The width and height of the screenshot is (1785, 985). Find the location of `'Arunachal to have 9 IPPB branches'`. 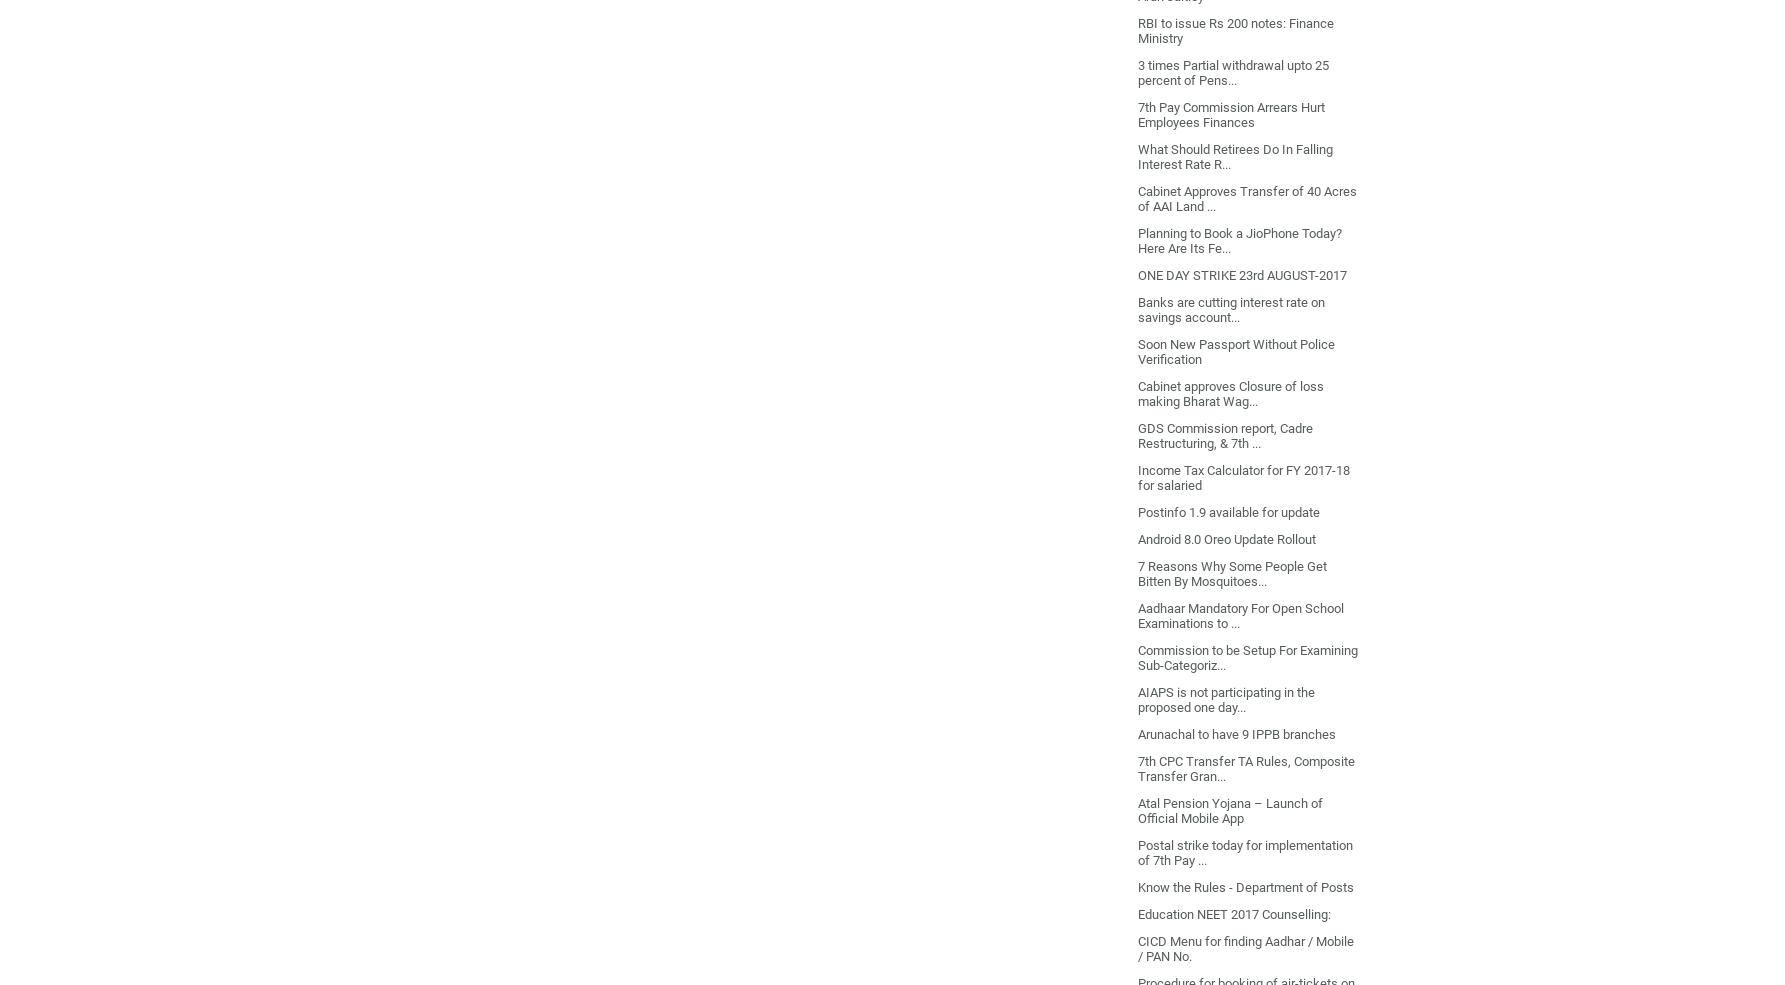

'Arunachal to have 9 IPPB branches' is located at coordinates (1234, 733).